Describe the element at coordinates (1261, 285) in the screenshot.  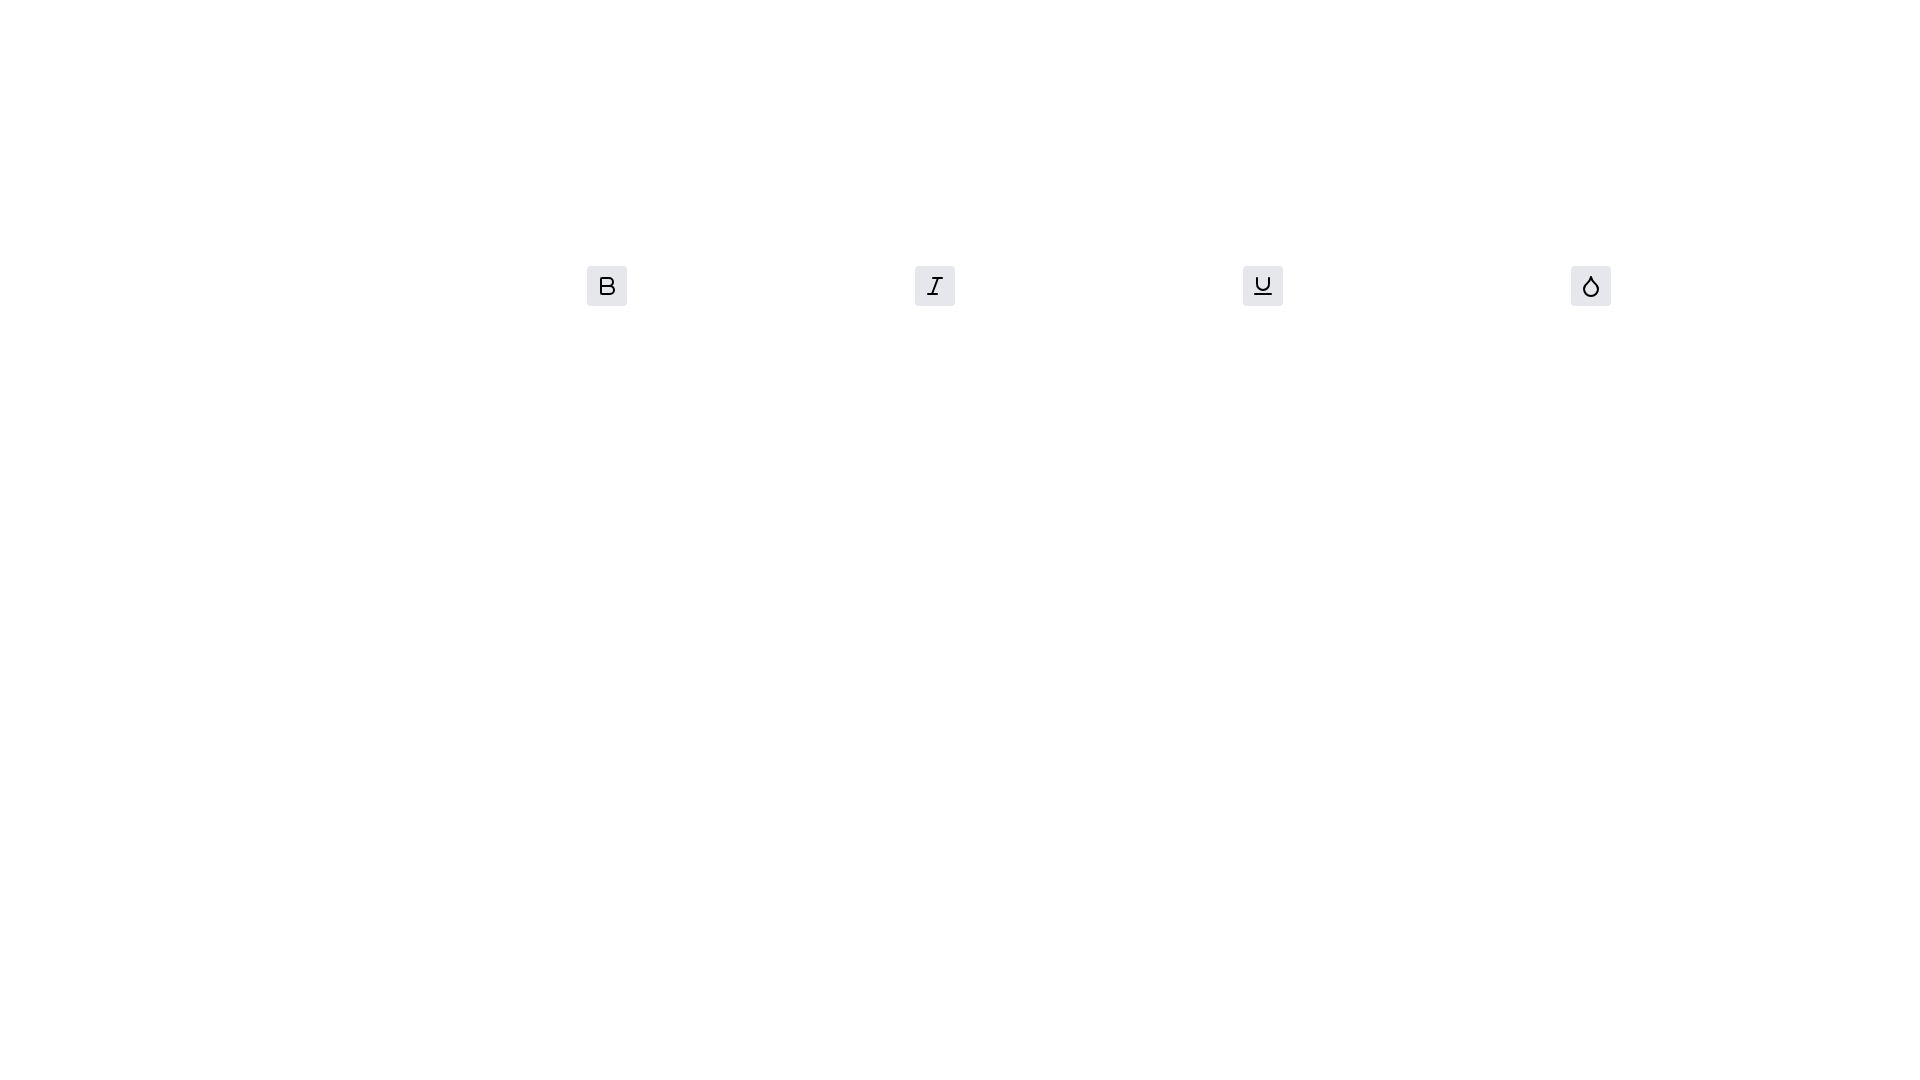
I see `the underline toggle icon button located in the toolbar to apply or remove underline styling from the selected text` at that location.